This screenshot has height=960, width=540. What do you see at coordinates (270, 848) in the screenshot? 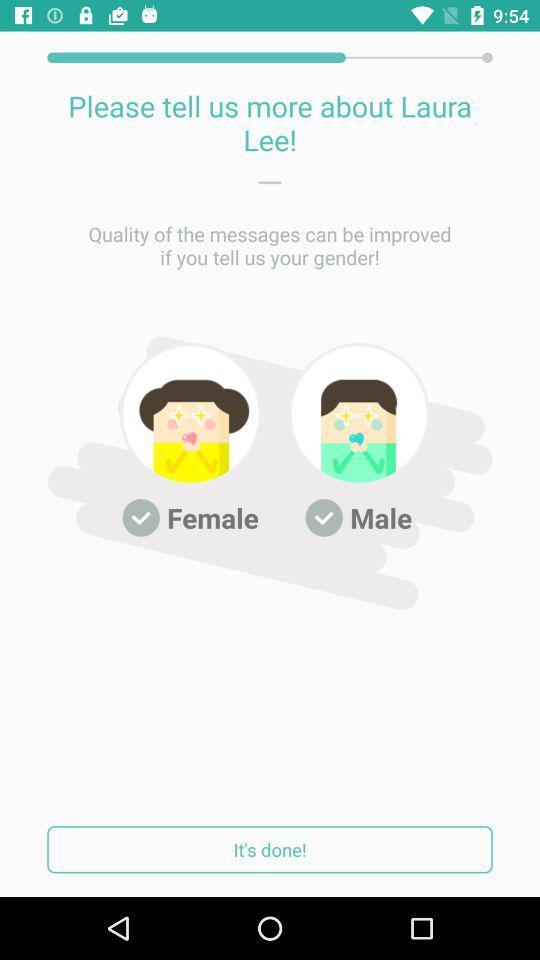
I see `the it's done! icon` at bounding box center [270, 848].